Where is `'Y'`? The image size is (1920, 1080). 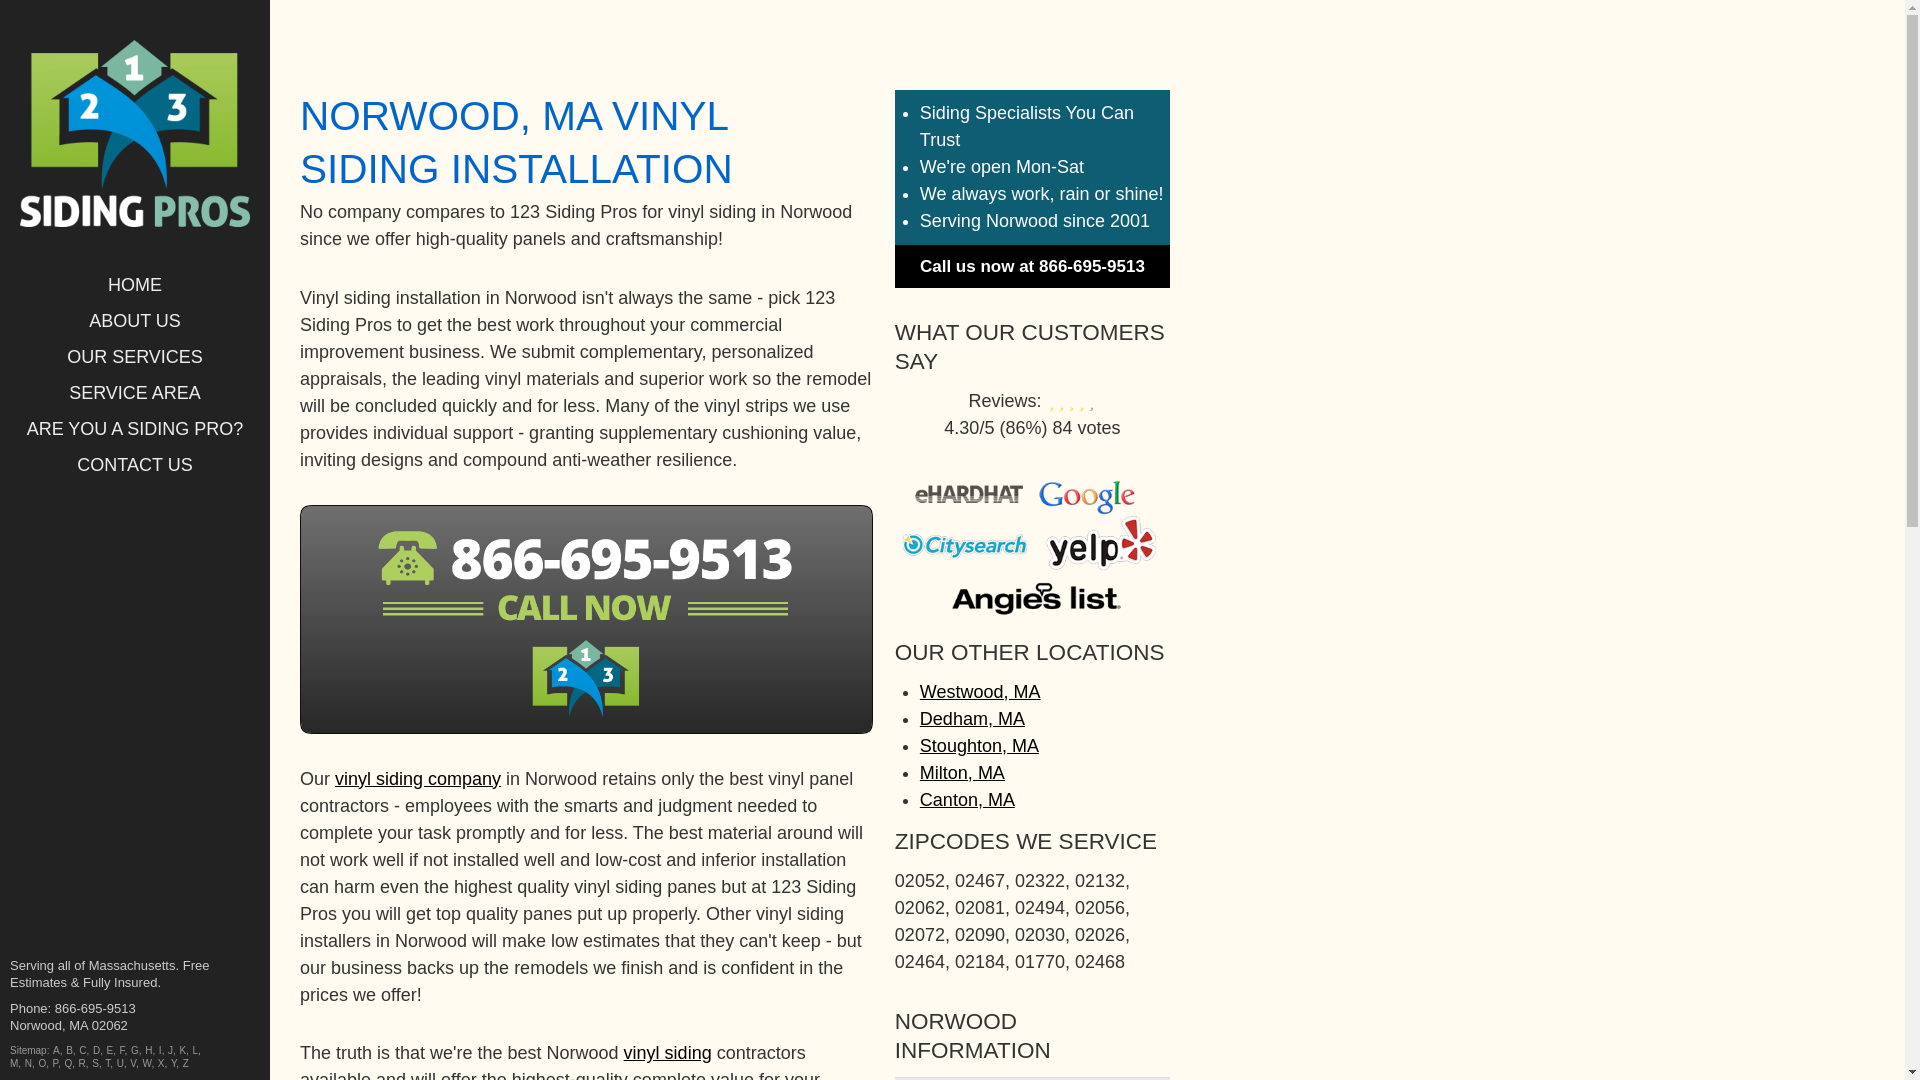 'Y' is located at coordinates (171, 1062).